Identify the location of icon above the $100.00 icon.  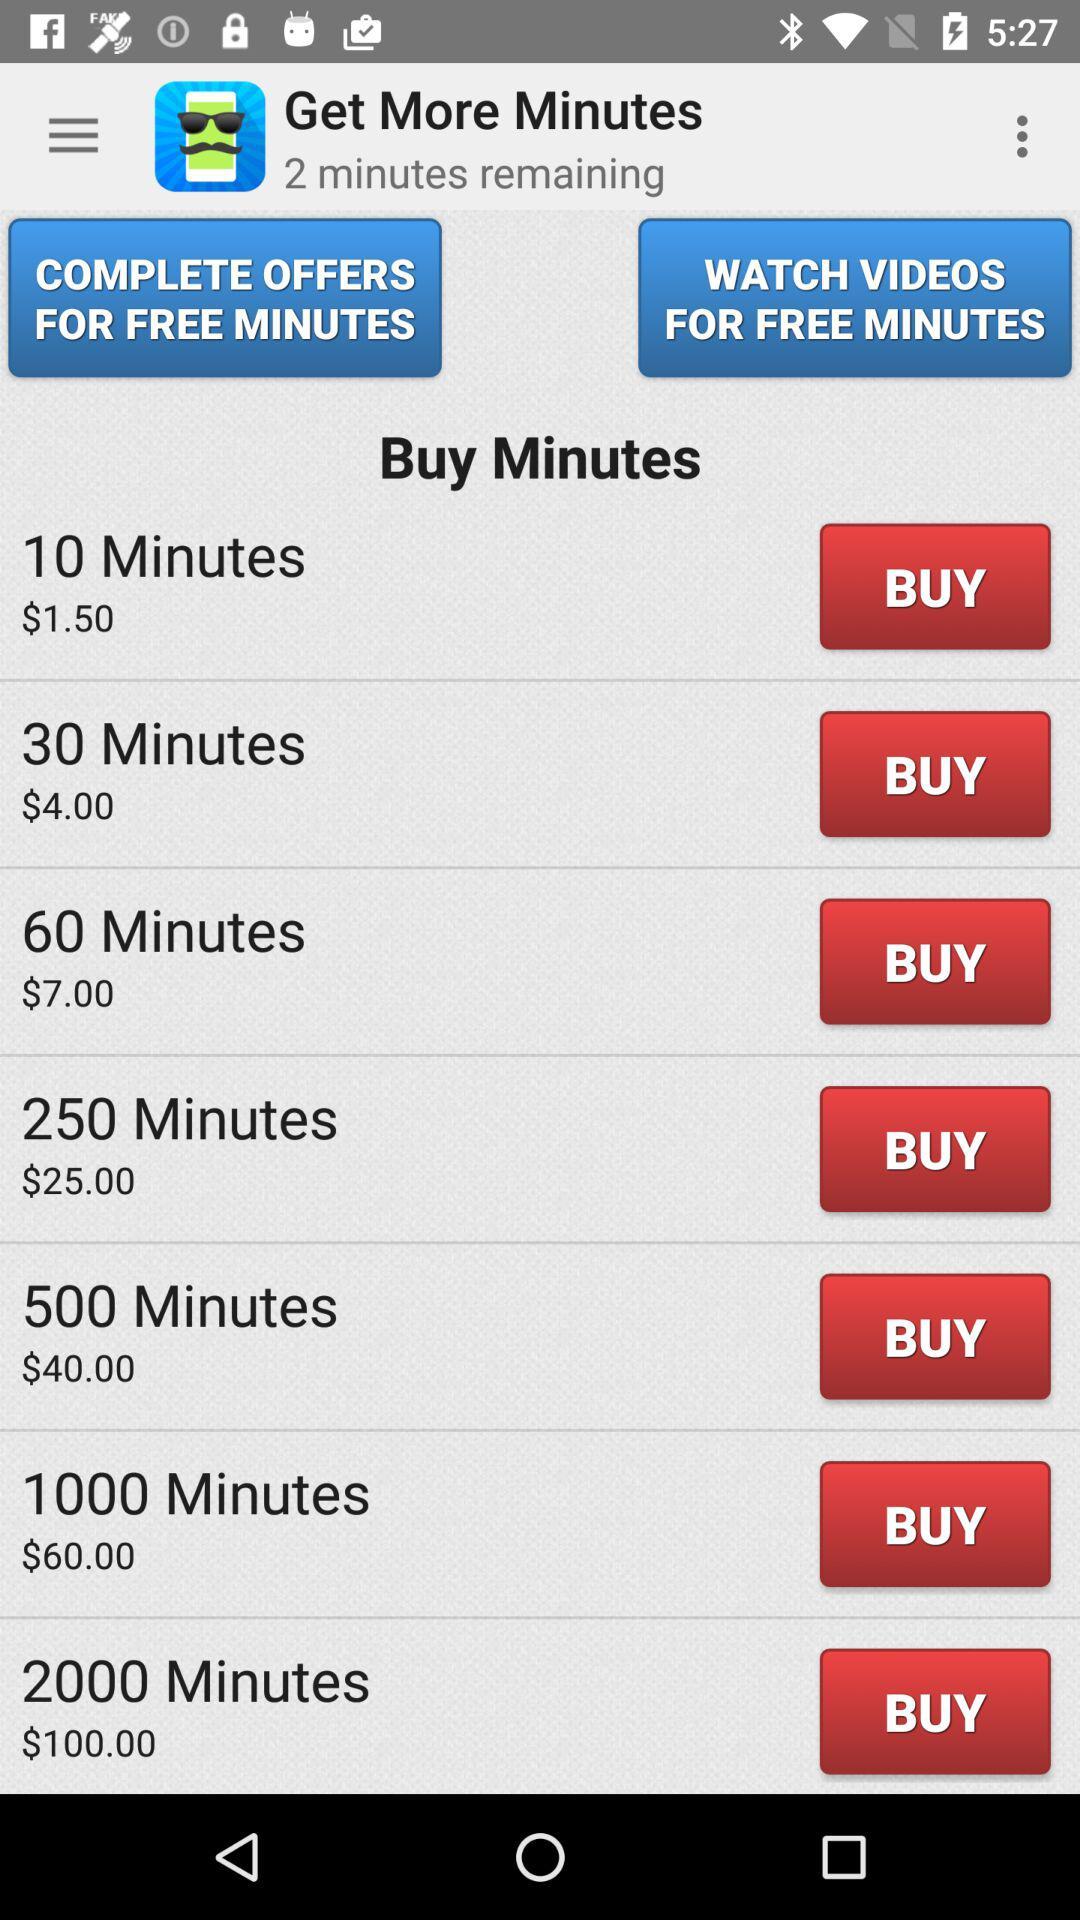
(196, 1678).